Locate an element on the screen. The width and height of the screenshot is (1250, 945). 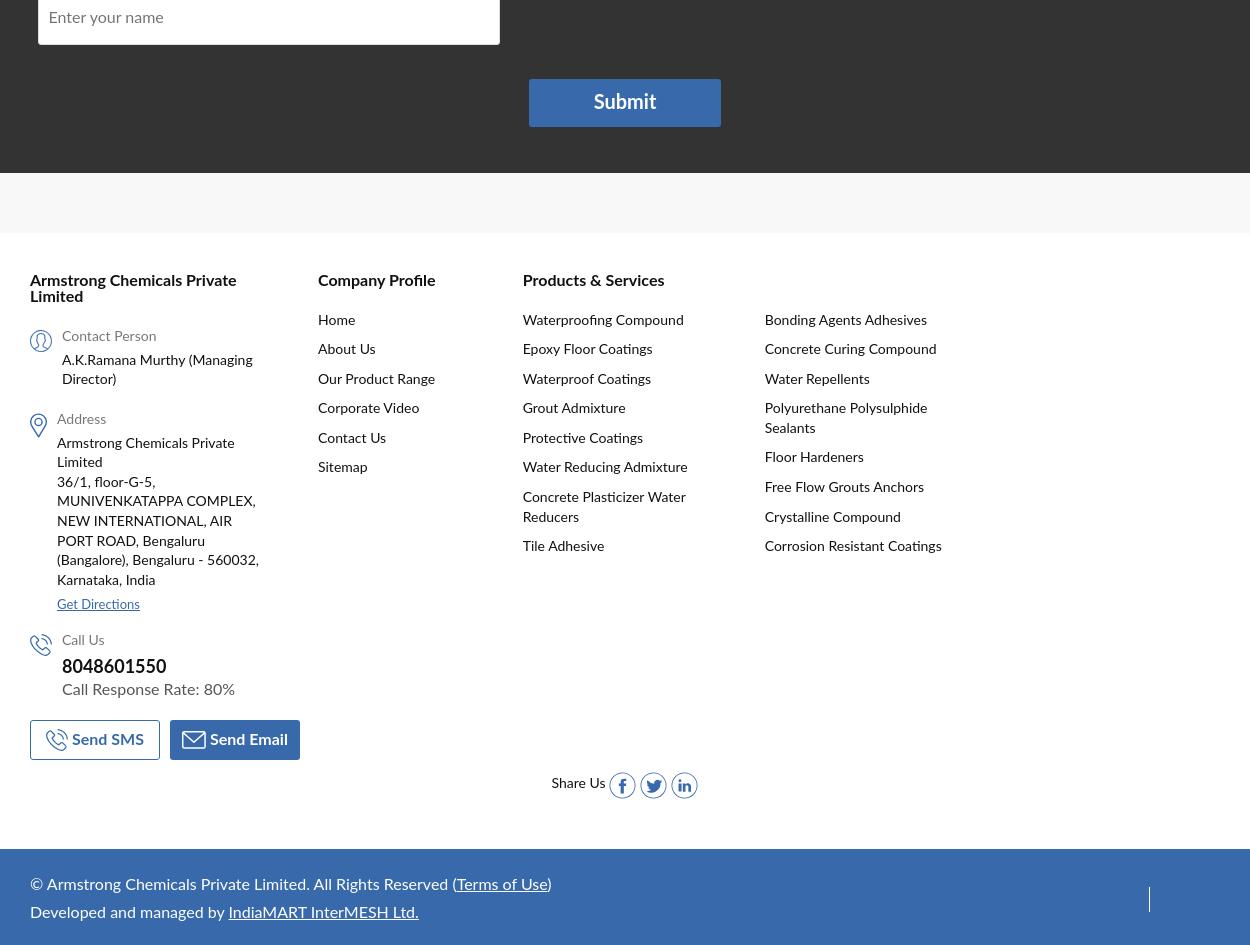
'Bonding Agents Adhesives' is located at coordinates (844, 319).